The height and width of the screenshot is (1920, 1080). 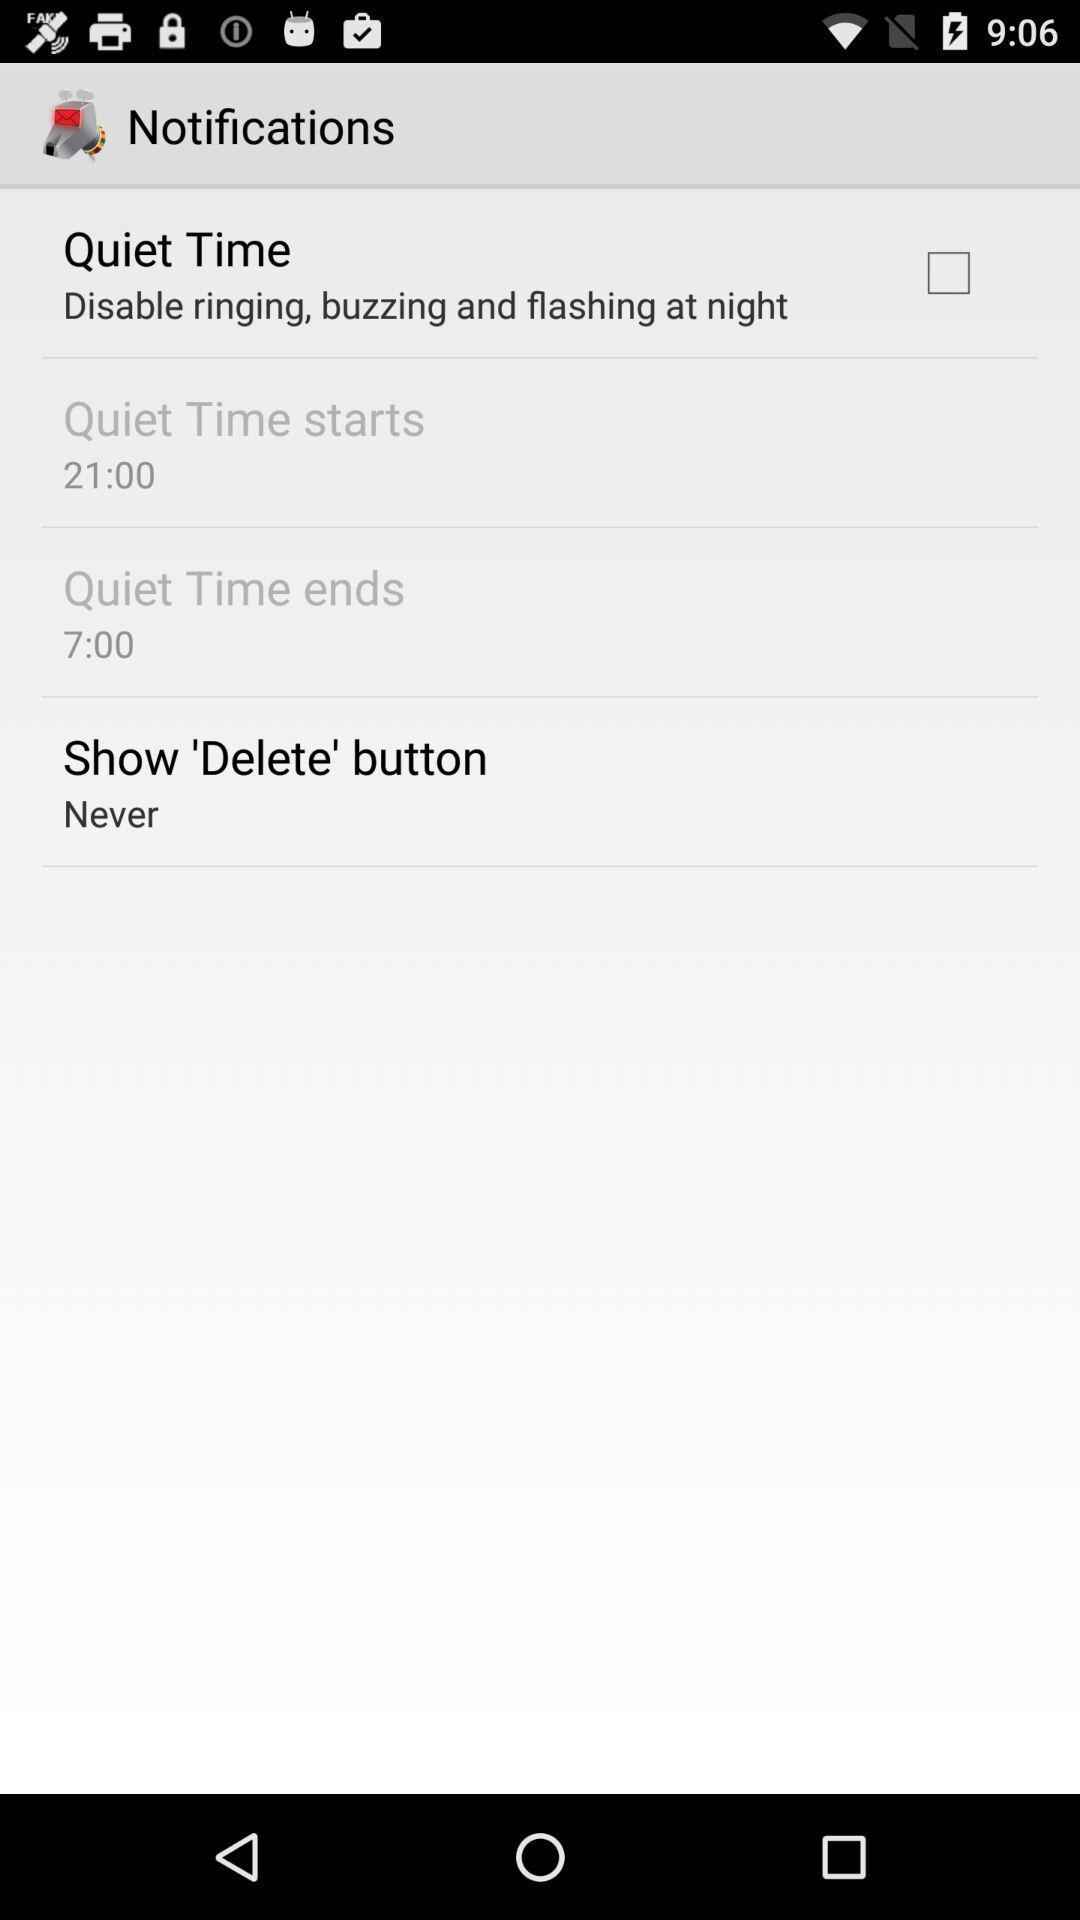 I want to click on the disable ringing buzzing, so click(x=424, y=303).